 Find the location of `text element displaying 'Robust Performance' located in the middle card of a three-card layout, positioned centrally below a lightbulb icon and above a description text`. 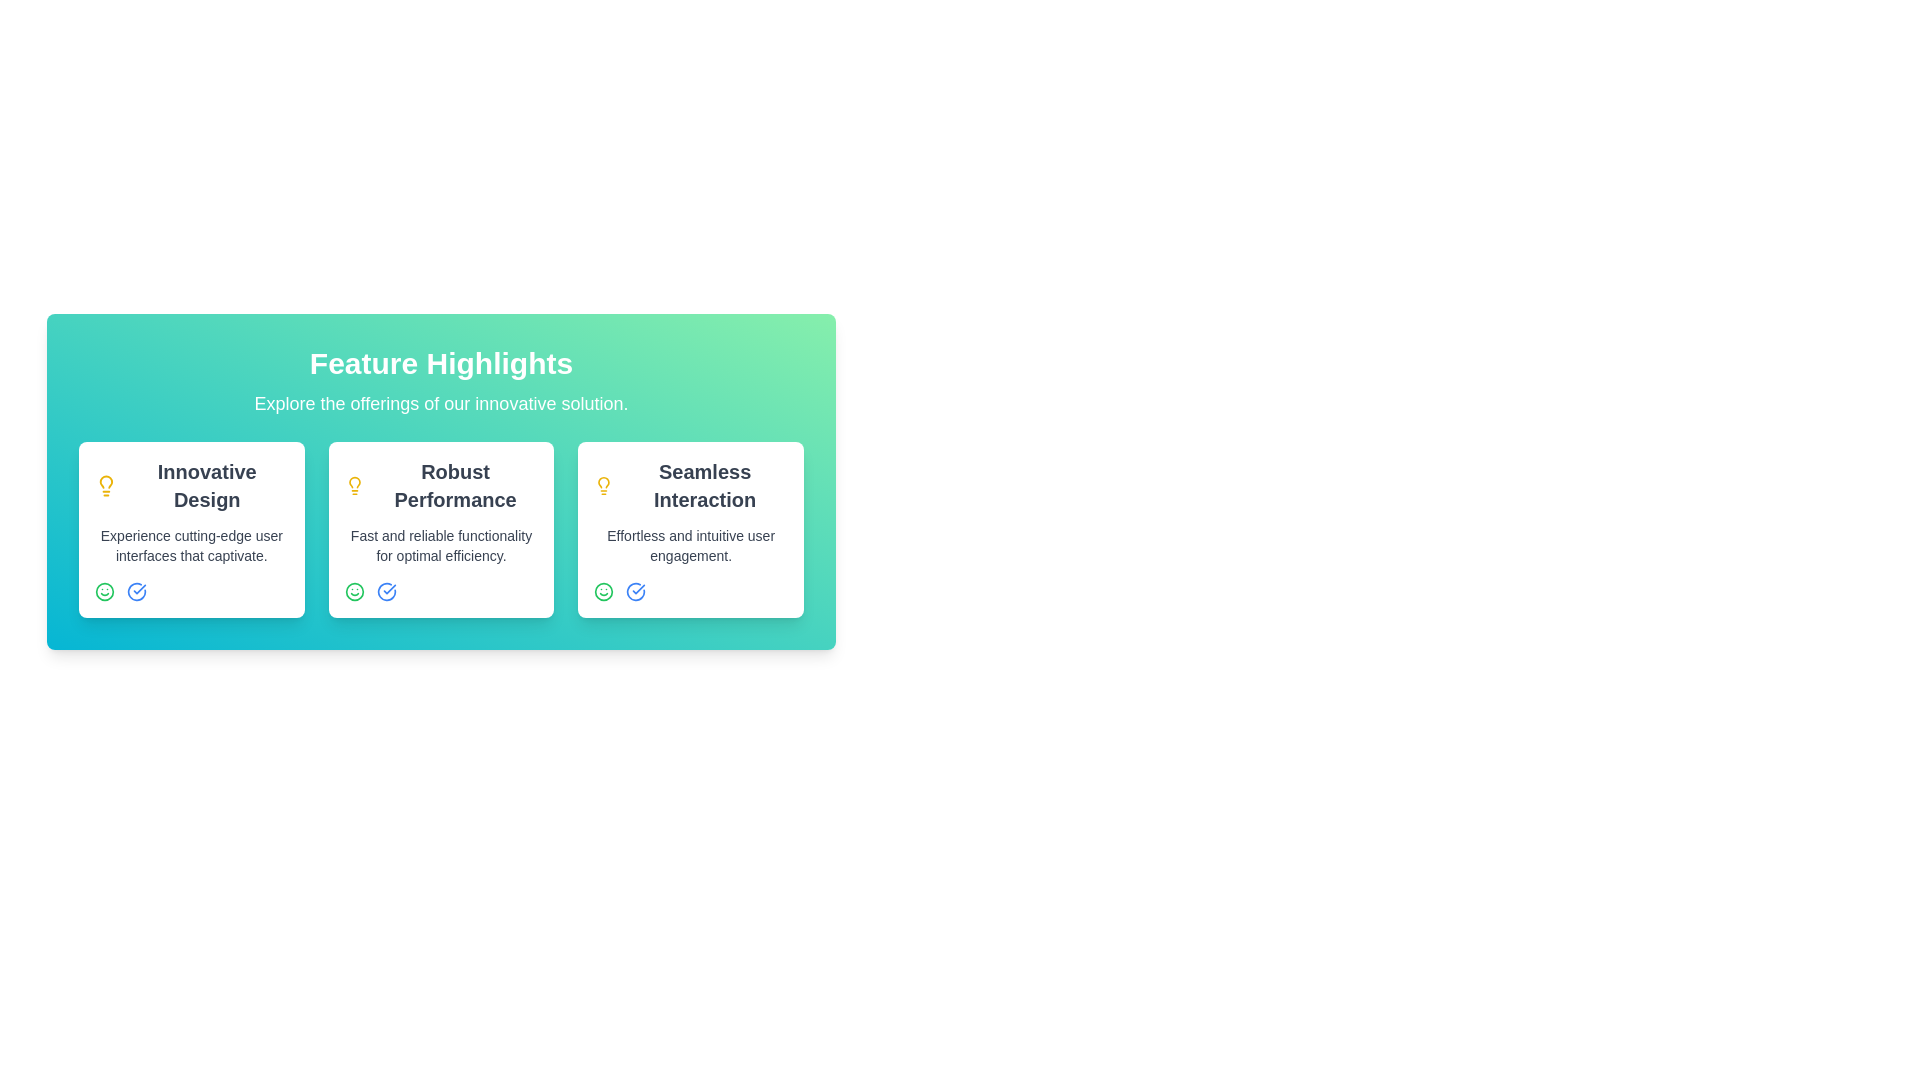

text element displaying 'Robust Performance' located in the middle card of a three-card layout, positioned centrally below a lightbulb icon and above a description text is located at coordinates (454, 486).